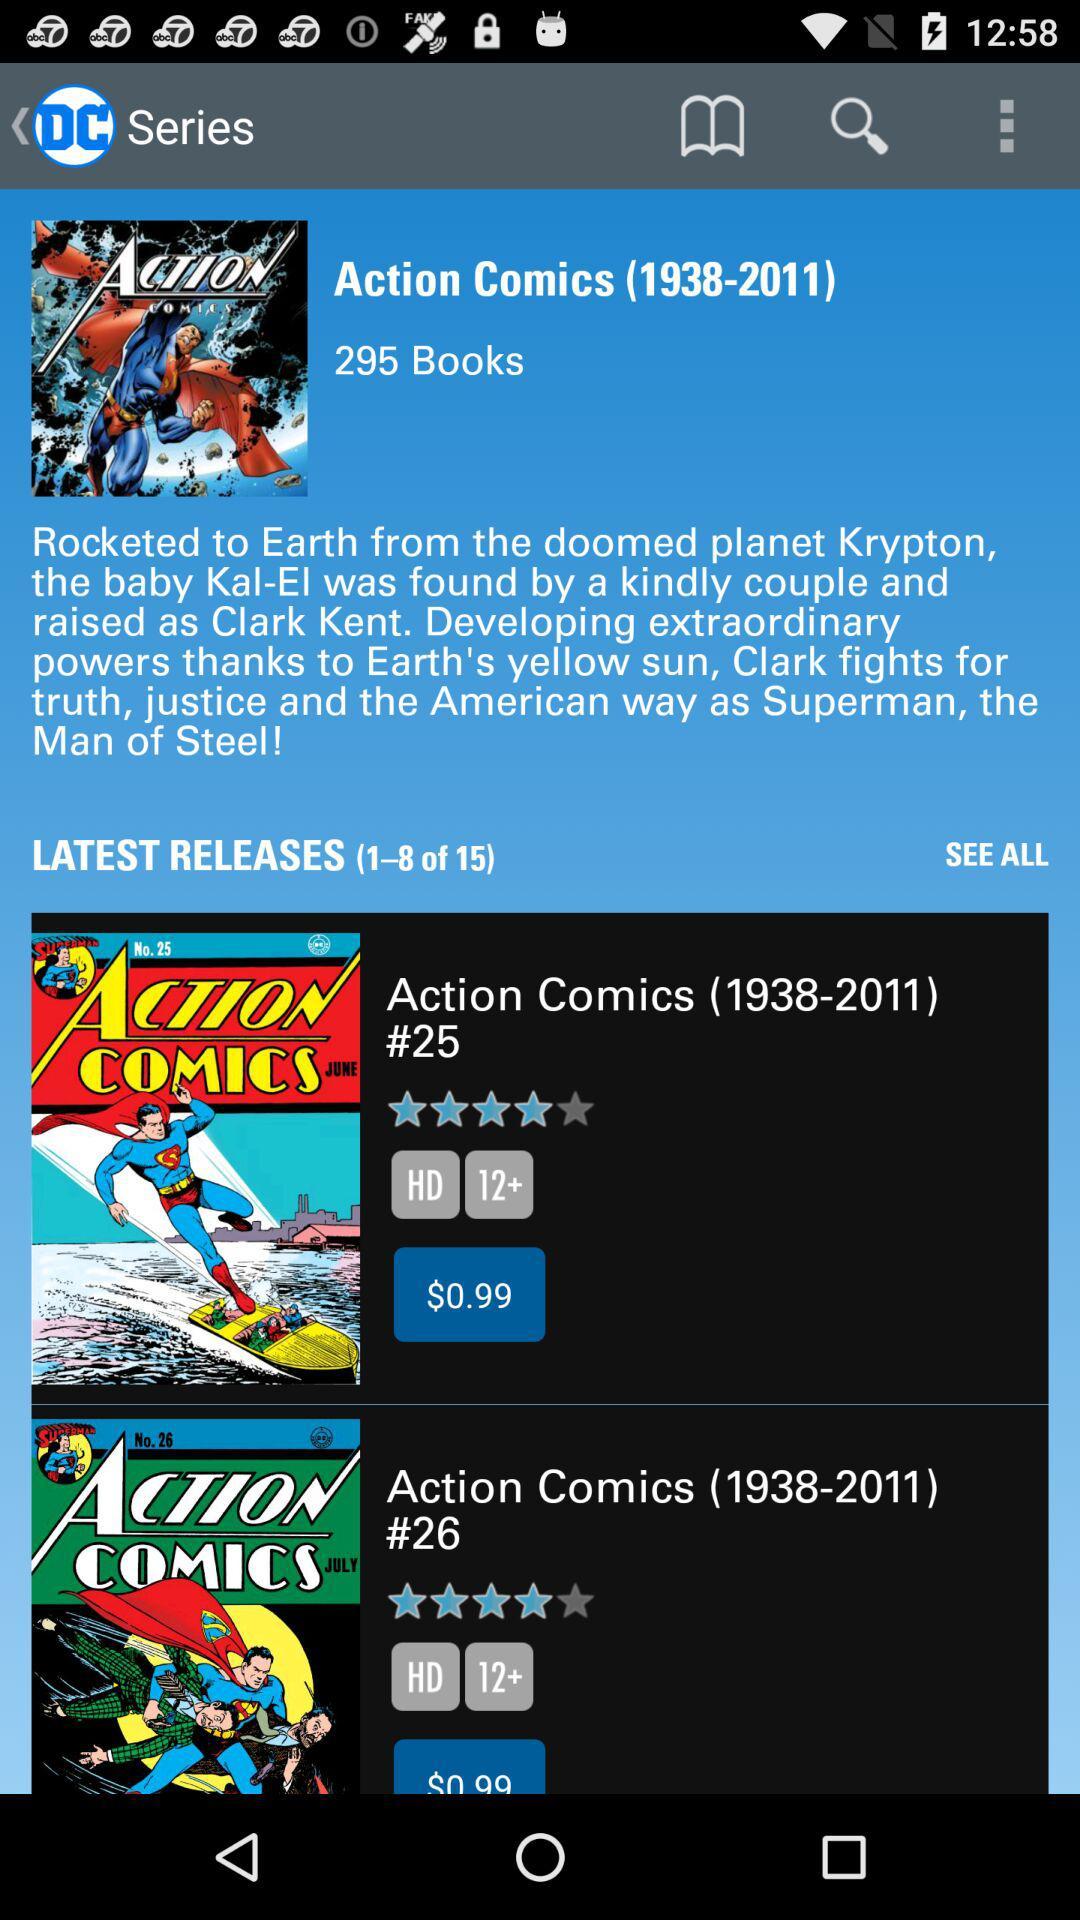 The image size is (1080, 1920). Describe the element at coordinates (858, 124) in the screenshot. I see `item above action comics 1938` at that location.